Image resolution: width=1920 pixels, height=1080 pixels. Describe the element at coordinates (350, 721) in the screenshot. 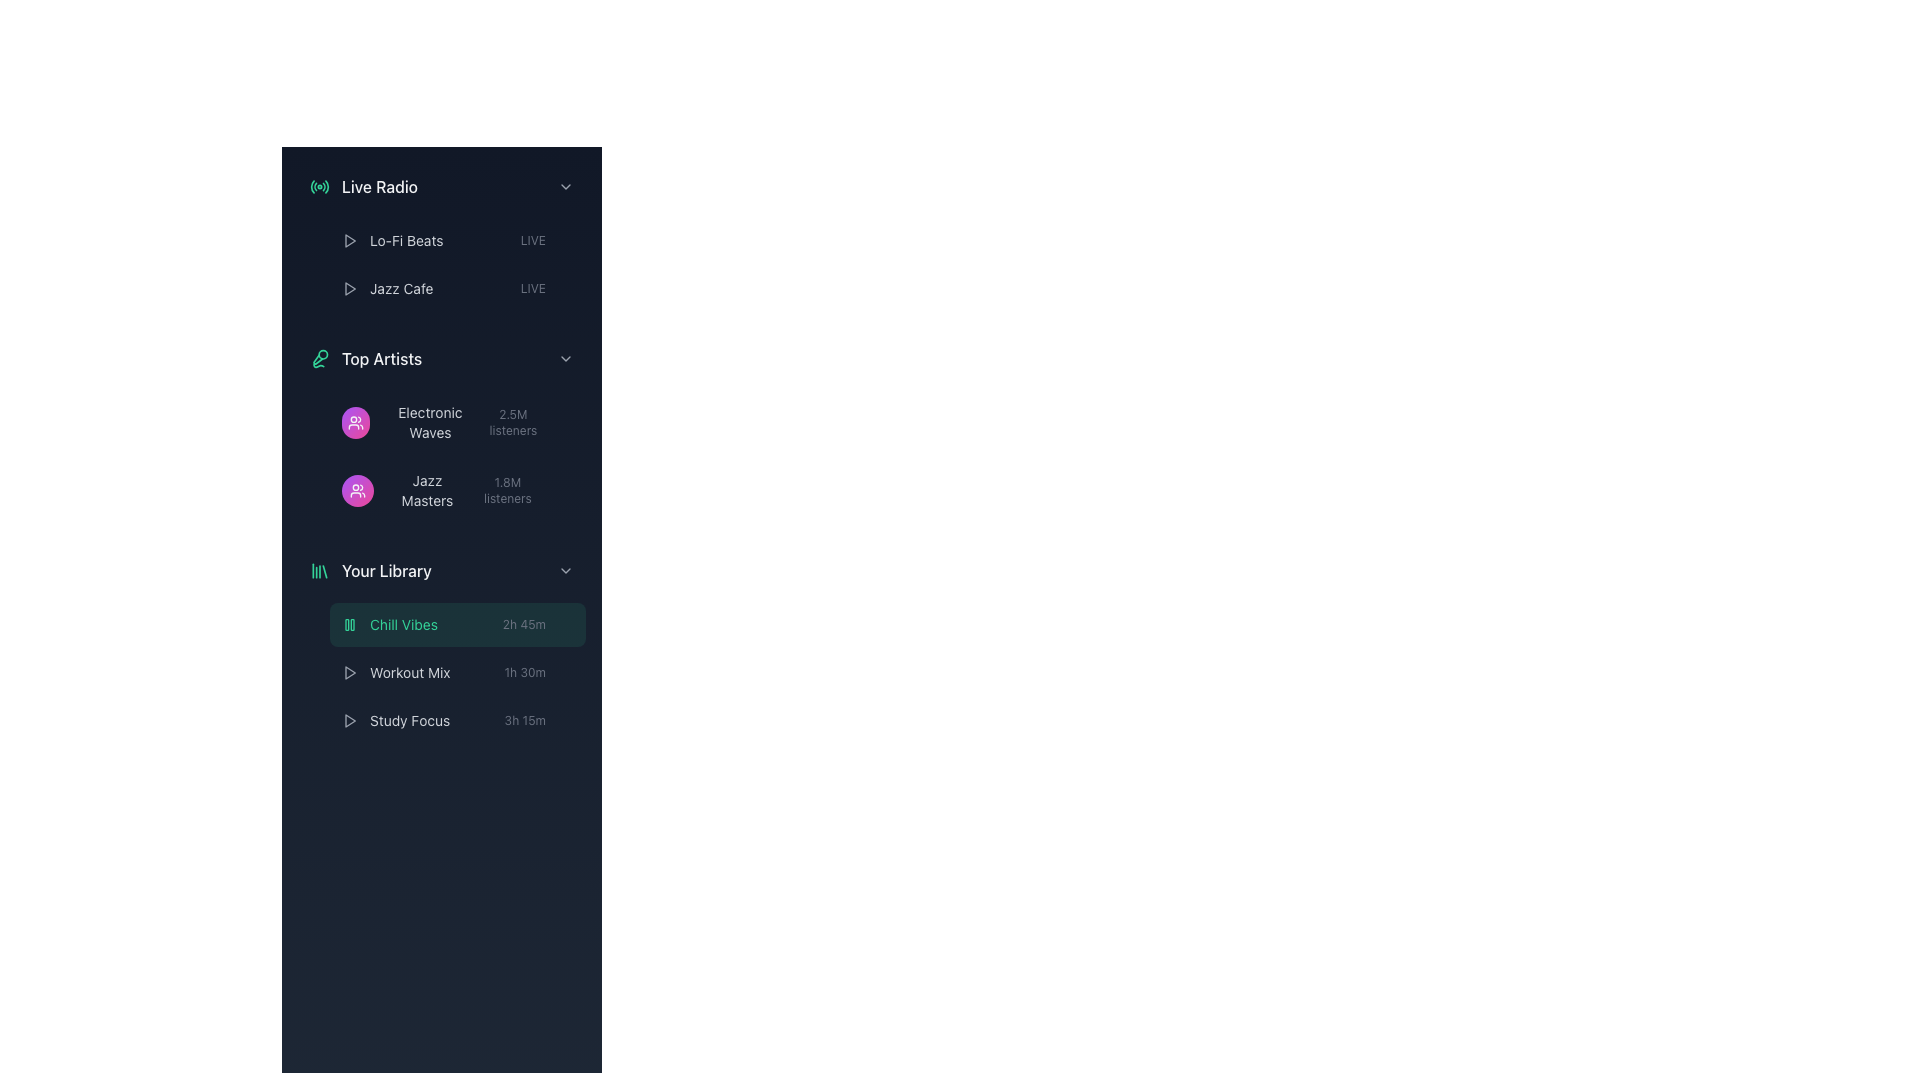

I see `the play button located in the 'Your Library' section under the 'Study Focus' item` at that location.